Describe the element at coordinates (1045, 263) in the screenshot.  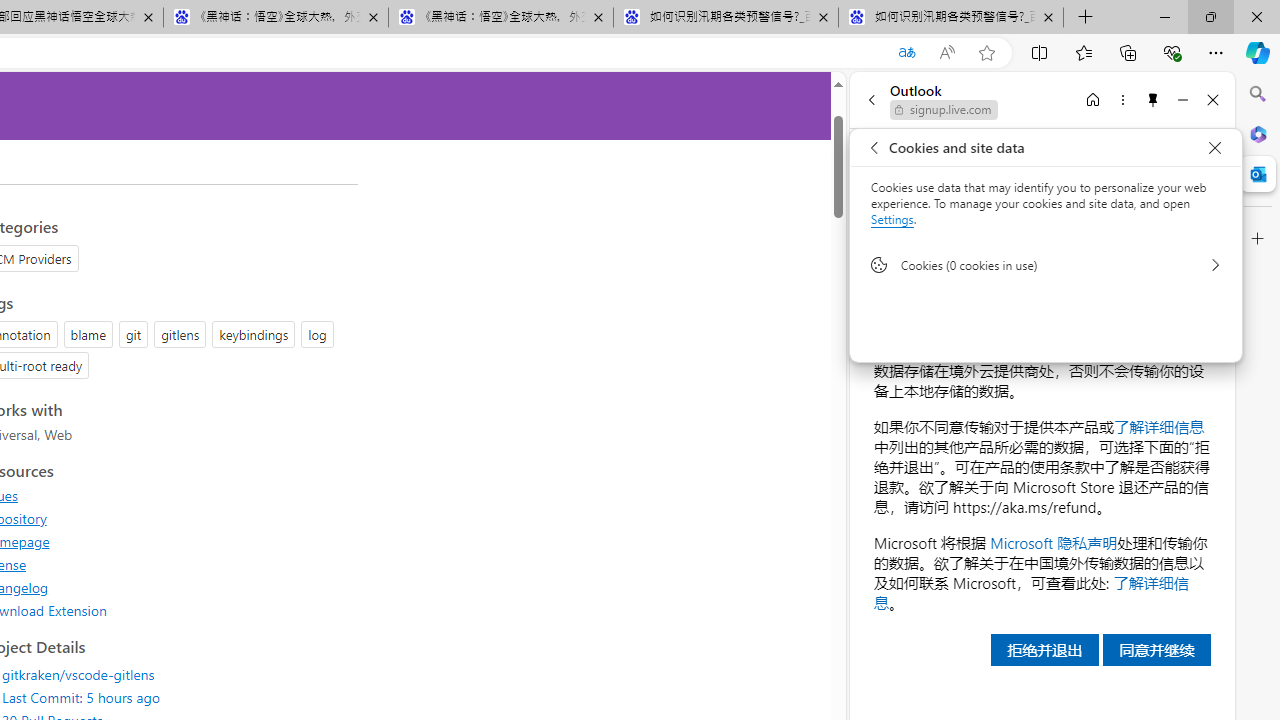
I see `'Cookies (0 cookies in use)'` at that location.